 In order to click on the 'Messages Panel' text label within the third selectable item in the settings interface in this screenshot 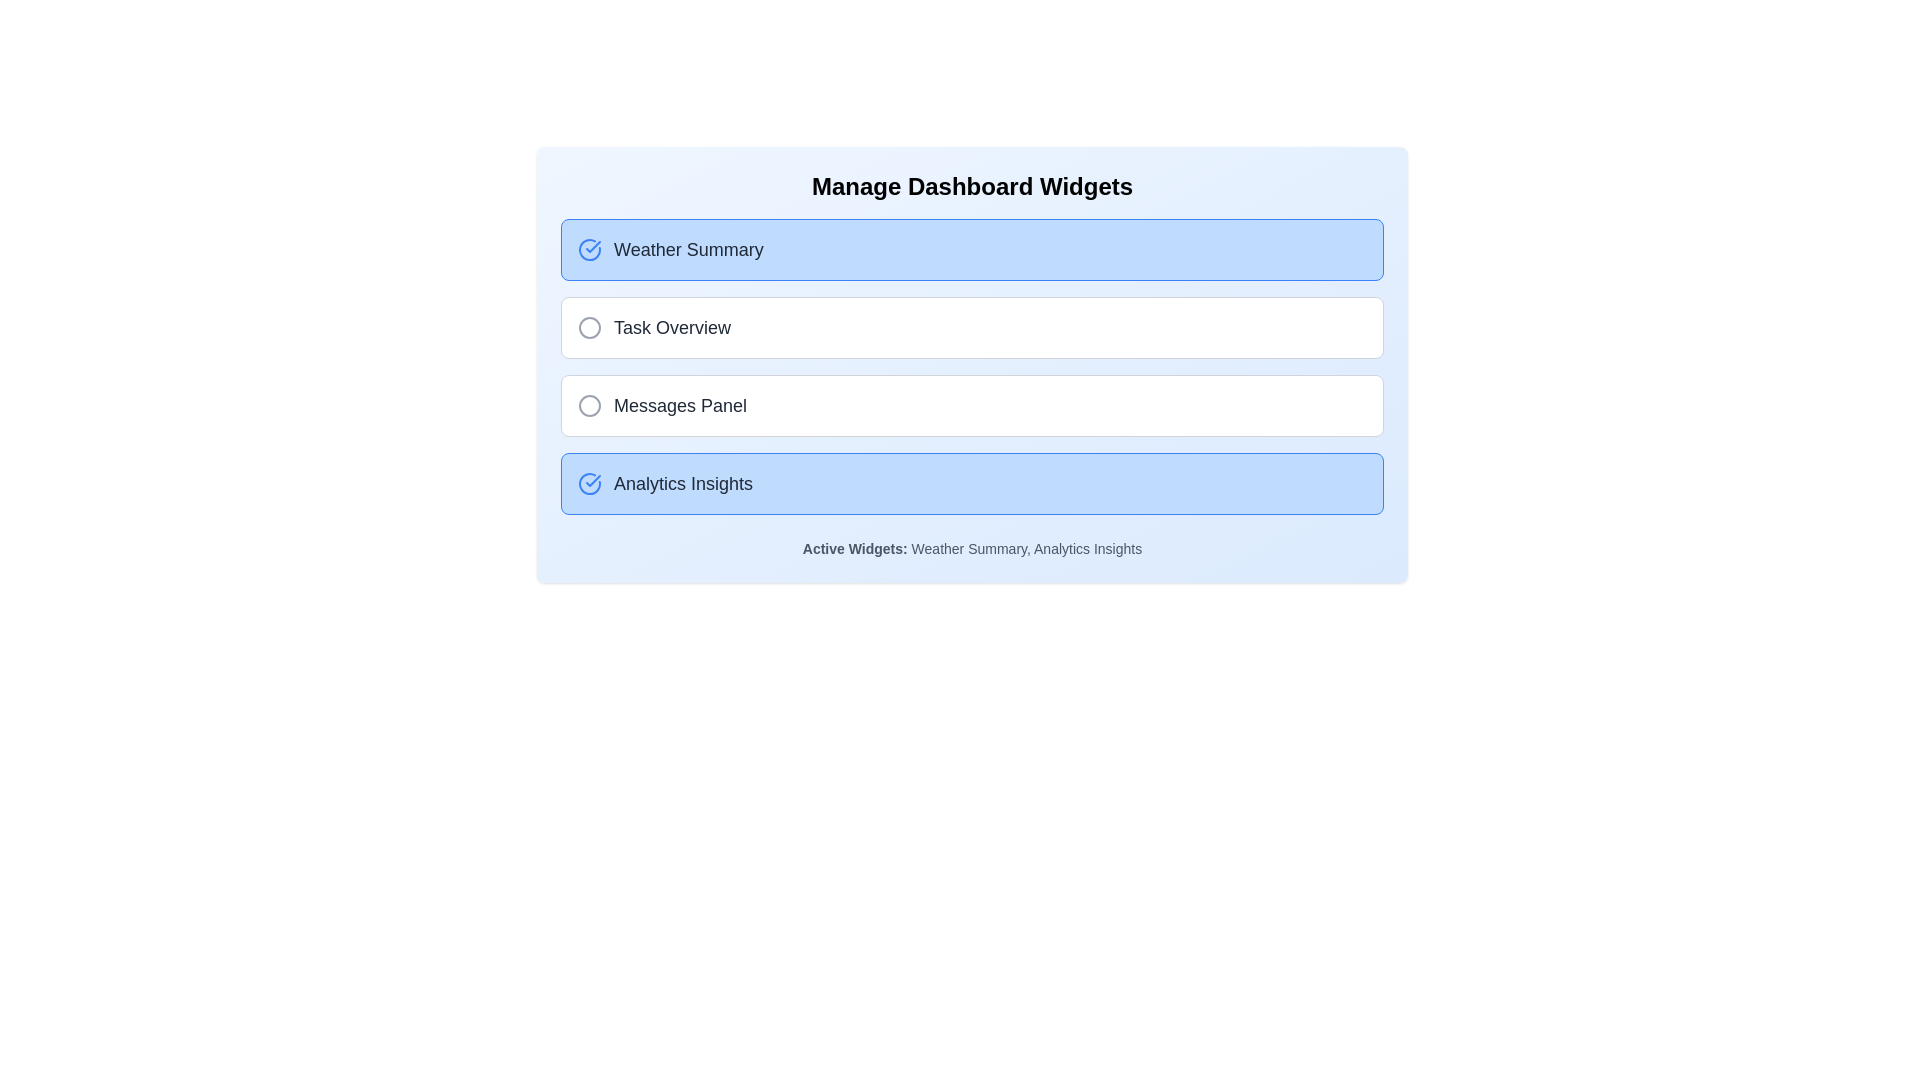, I will do `click(680, 405)`.